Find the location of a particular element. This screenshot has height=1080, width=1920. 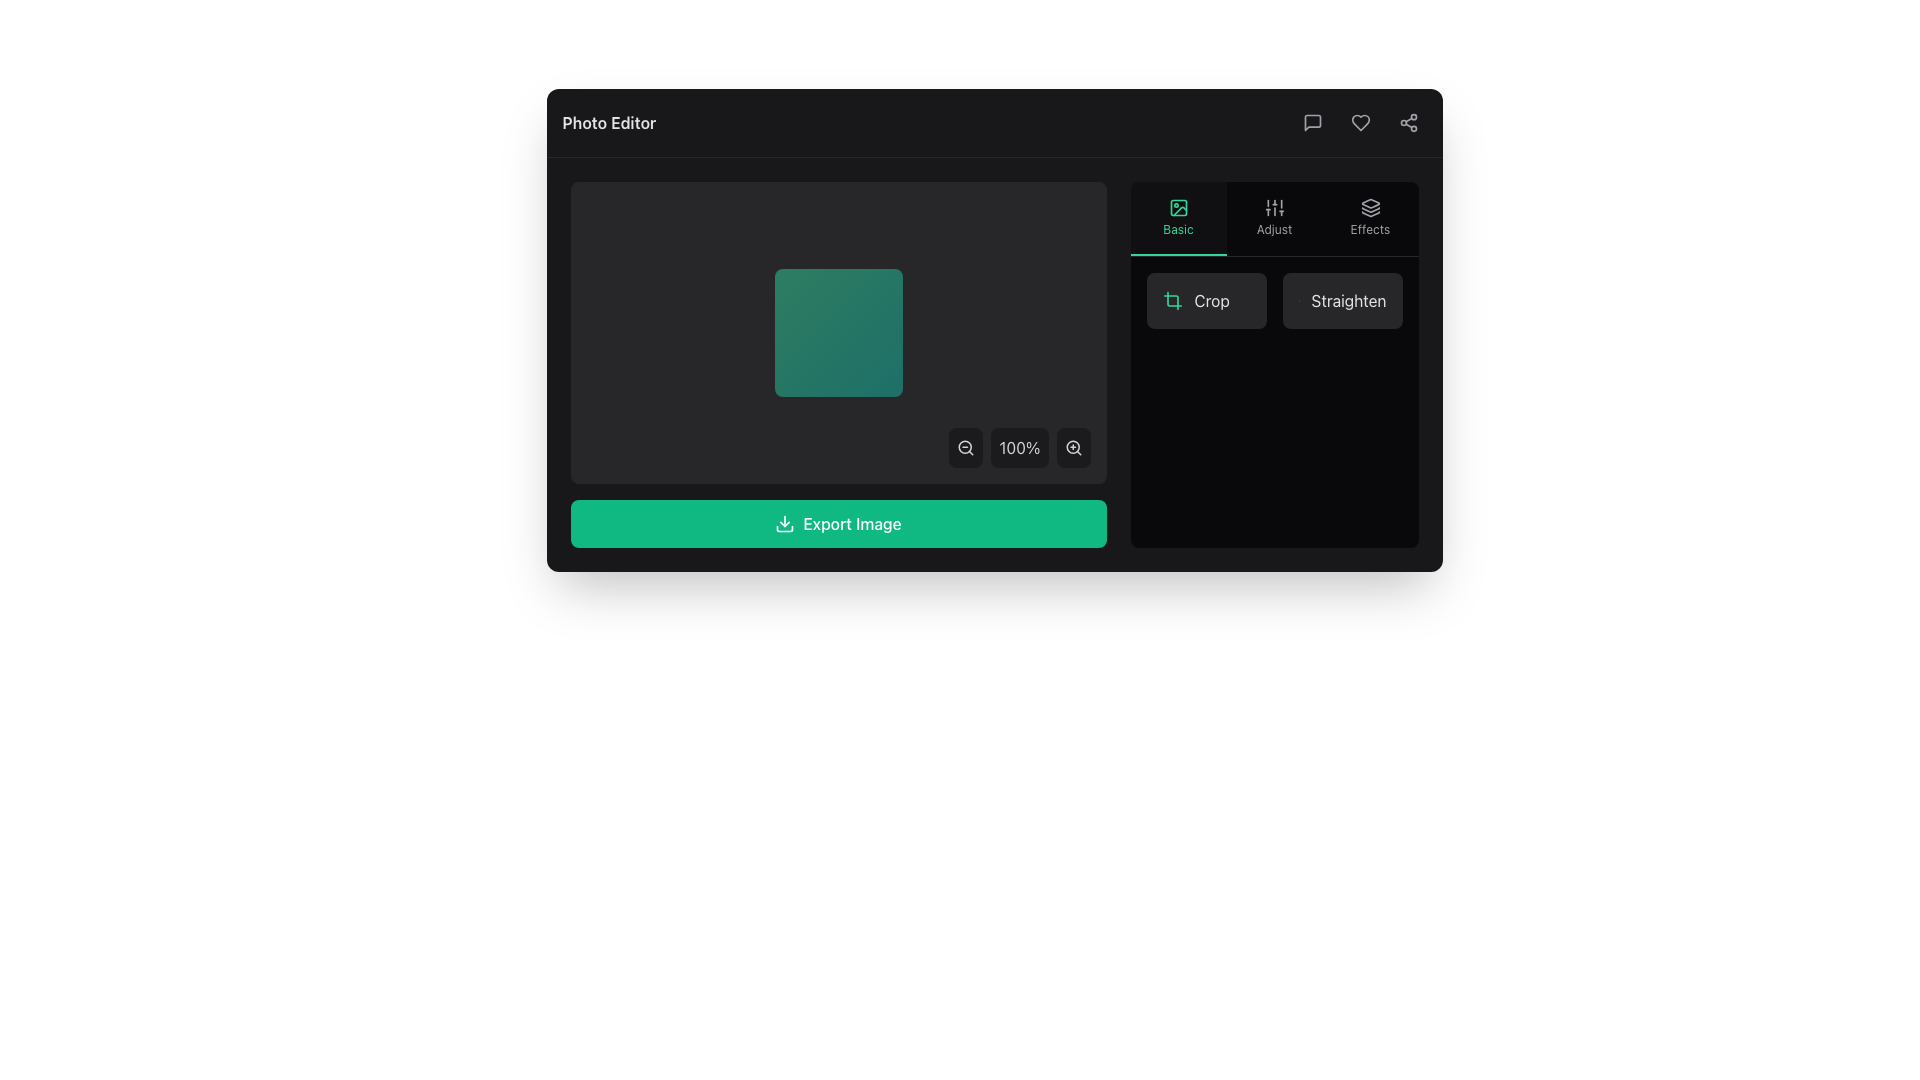

the zoom-in button located at the bottom-right corner of the interface, which is the last button is located at coordinates (1072, 446).